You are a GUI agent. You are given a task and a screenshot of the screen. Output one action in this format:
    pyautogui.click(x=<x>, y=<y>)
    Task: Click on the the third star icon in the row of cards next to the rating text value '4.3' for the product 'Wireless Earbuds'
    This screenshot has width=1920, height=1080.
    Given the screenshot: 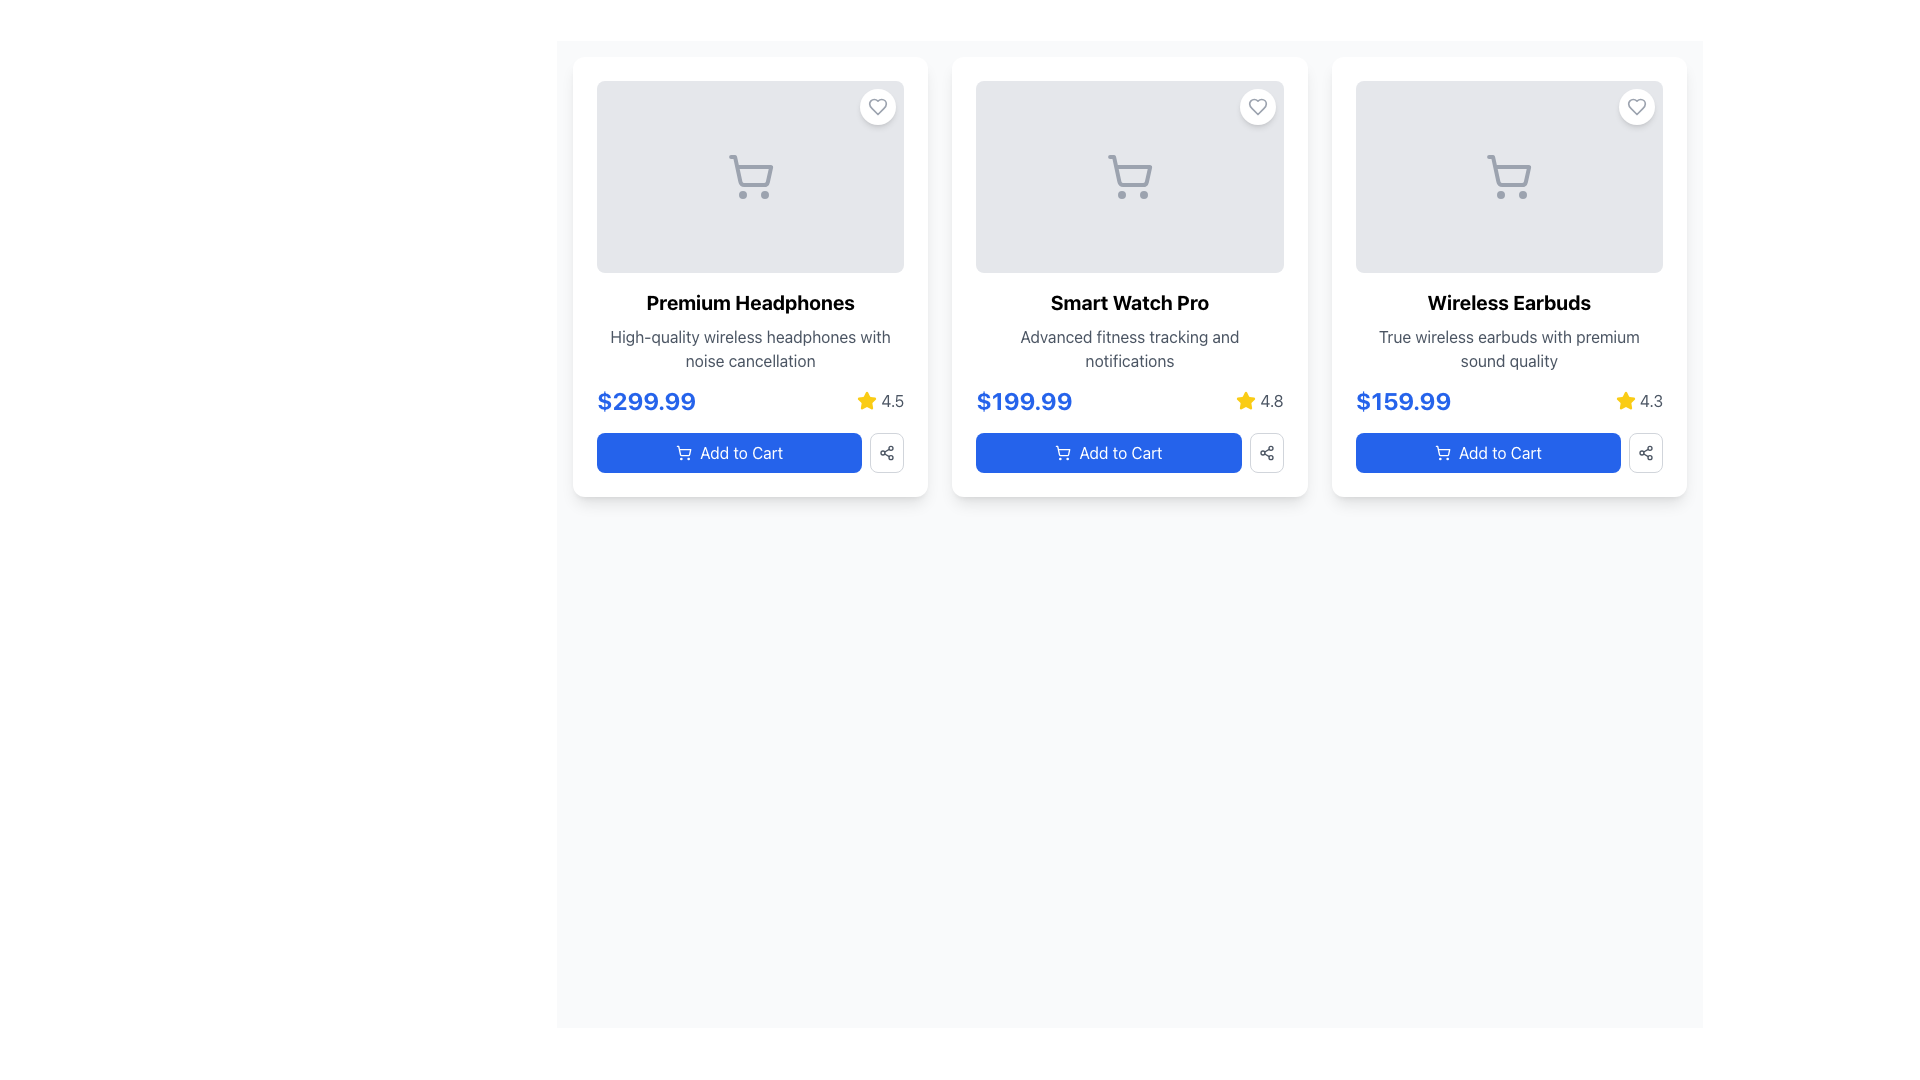 What is the action you would take?
    pyautogui.click(x=1625, y=400)
    